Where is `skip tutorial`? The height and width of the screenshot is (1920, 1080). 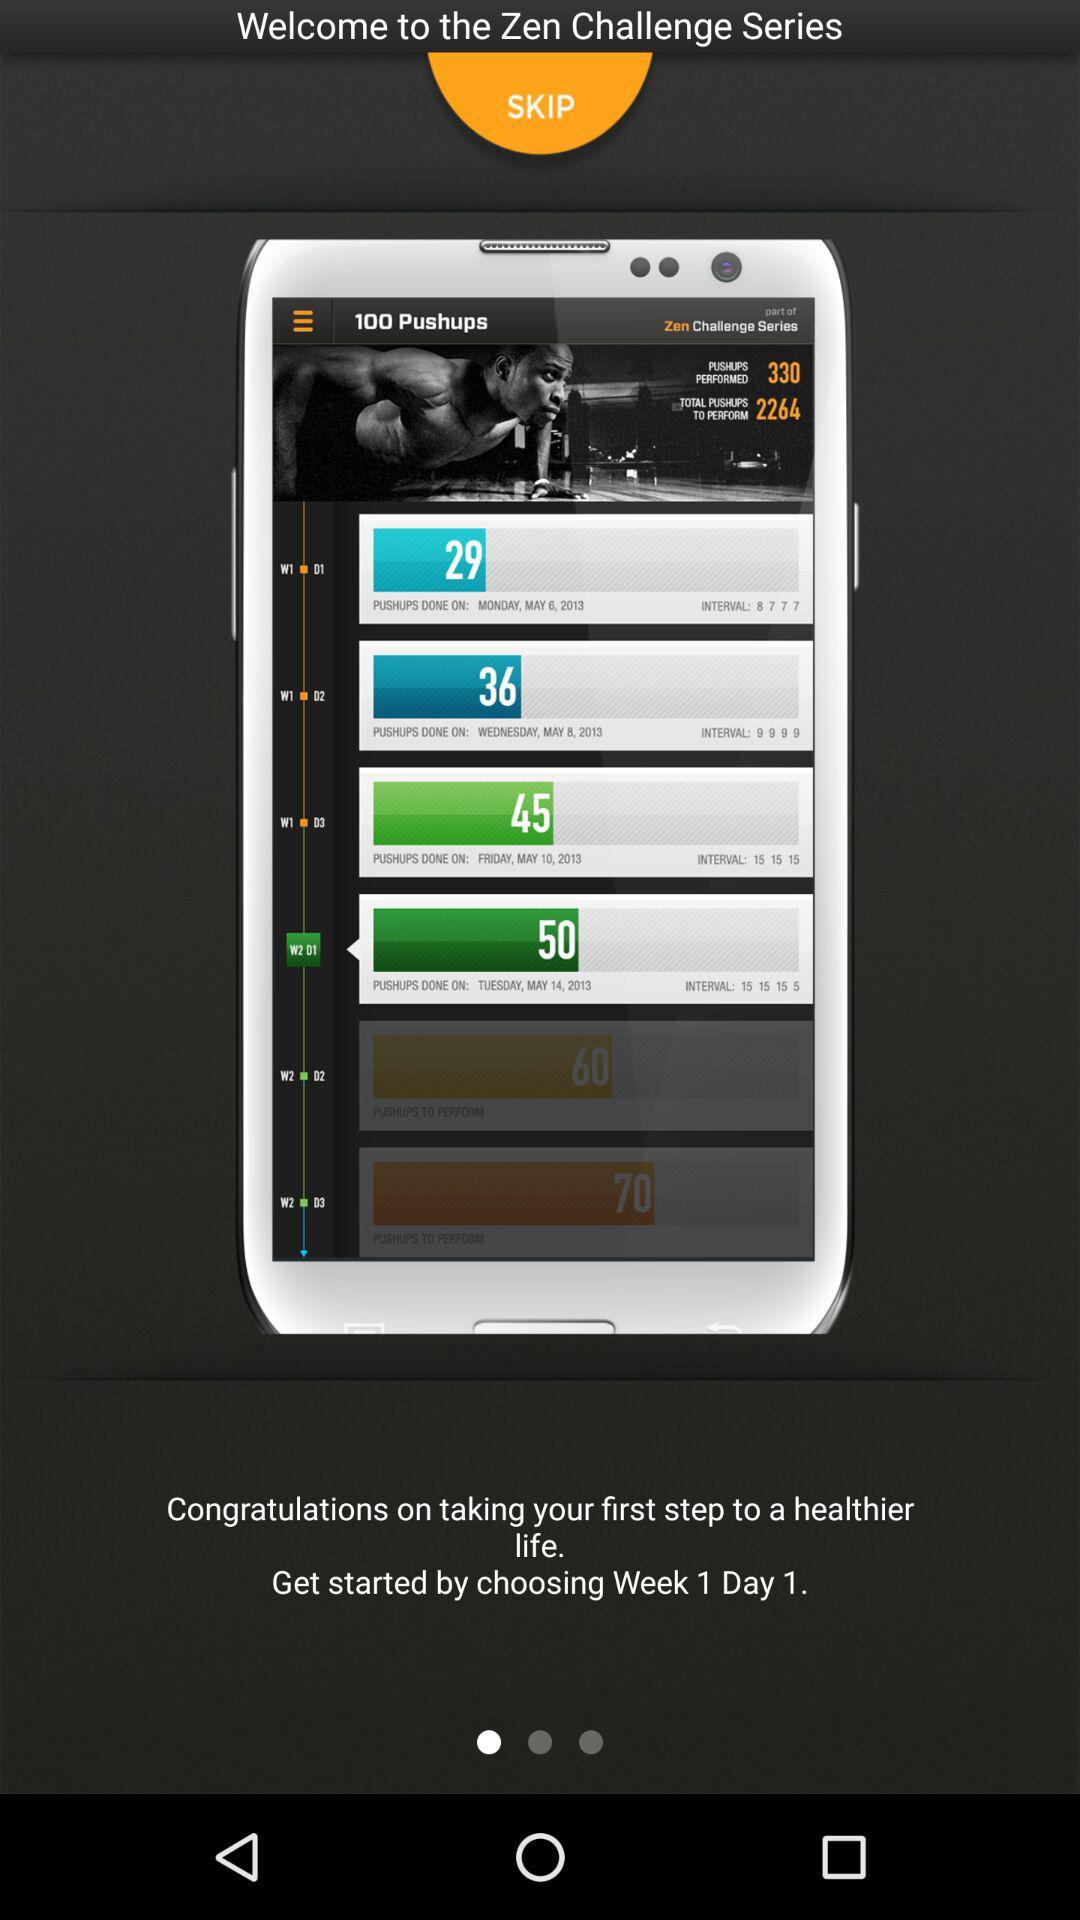
skip tutorial is located at coordinates (540, 114).